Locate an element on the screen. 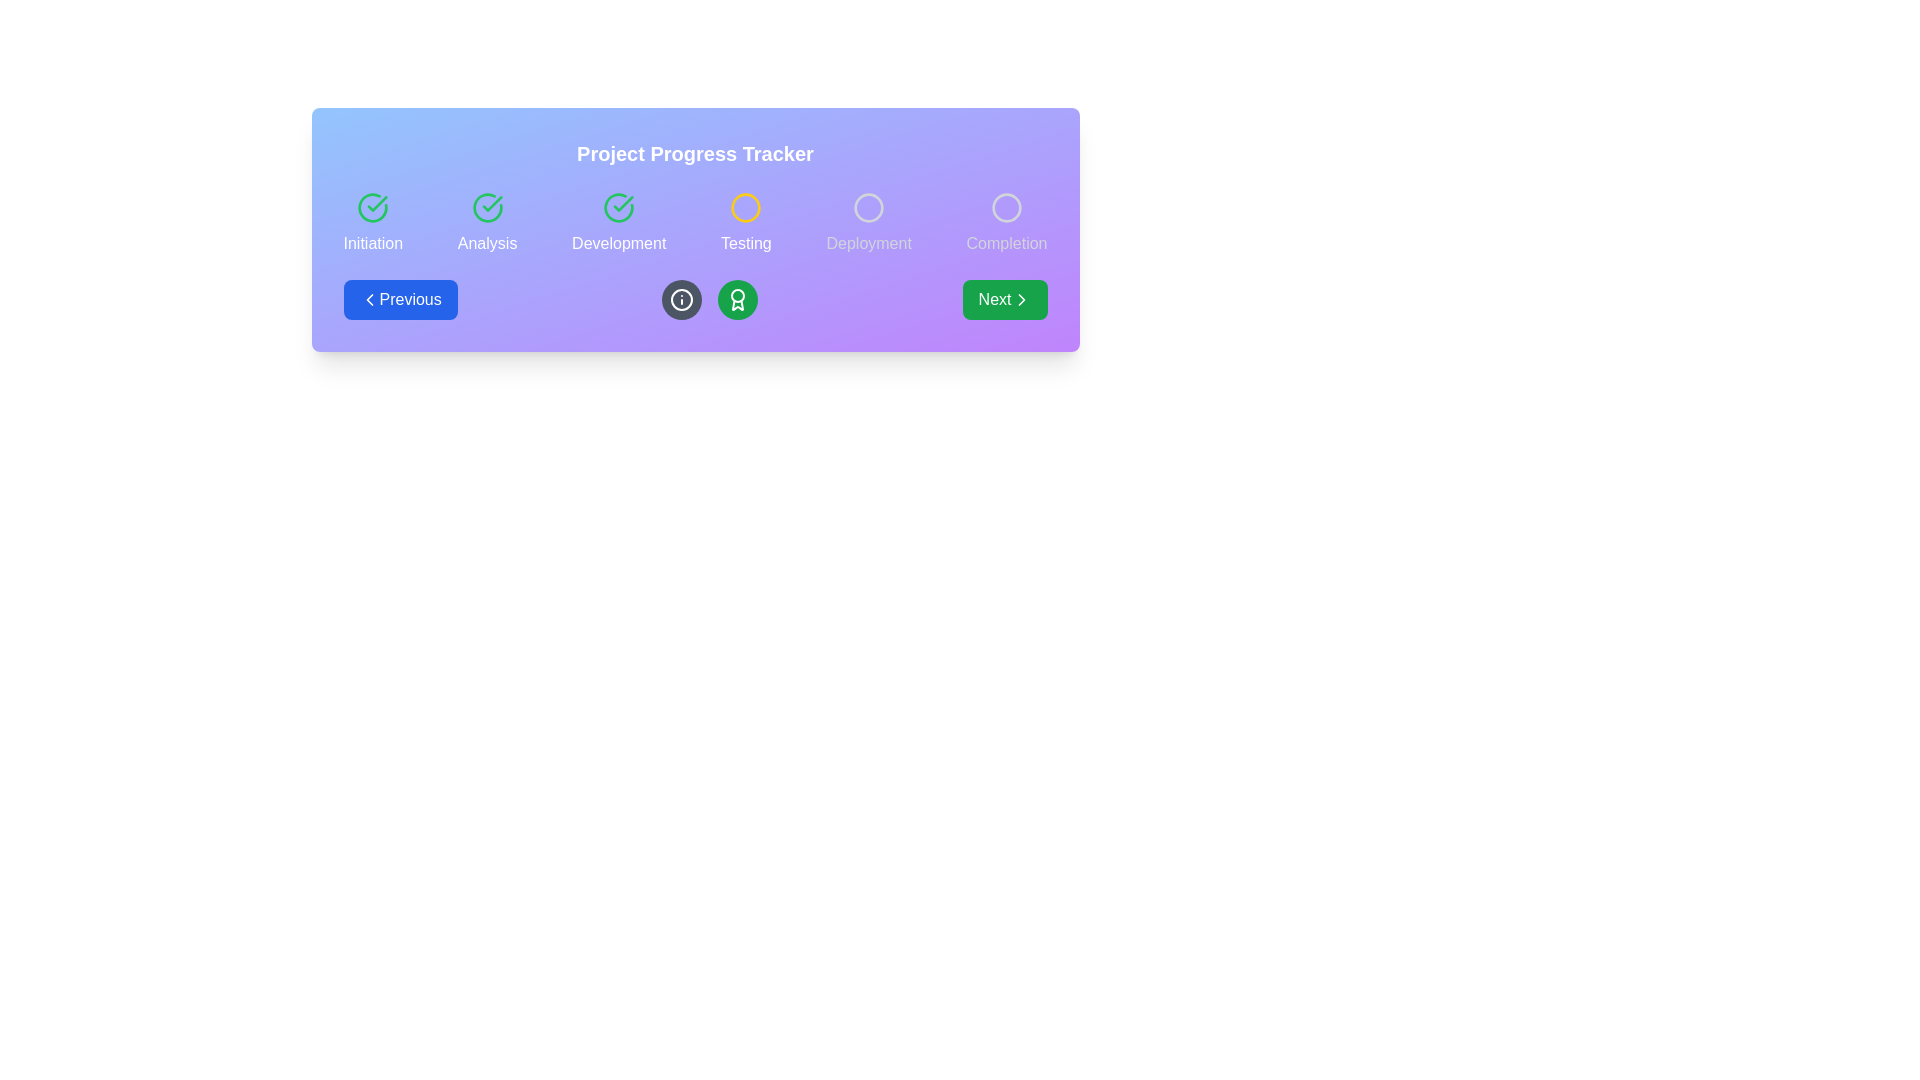  the status of the 'Deployment' step in the progress tracker, which is the fifth step in the sequence, located between 'Testing' and 'Completion' is located at coordinates (869, 223).